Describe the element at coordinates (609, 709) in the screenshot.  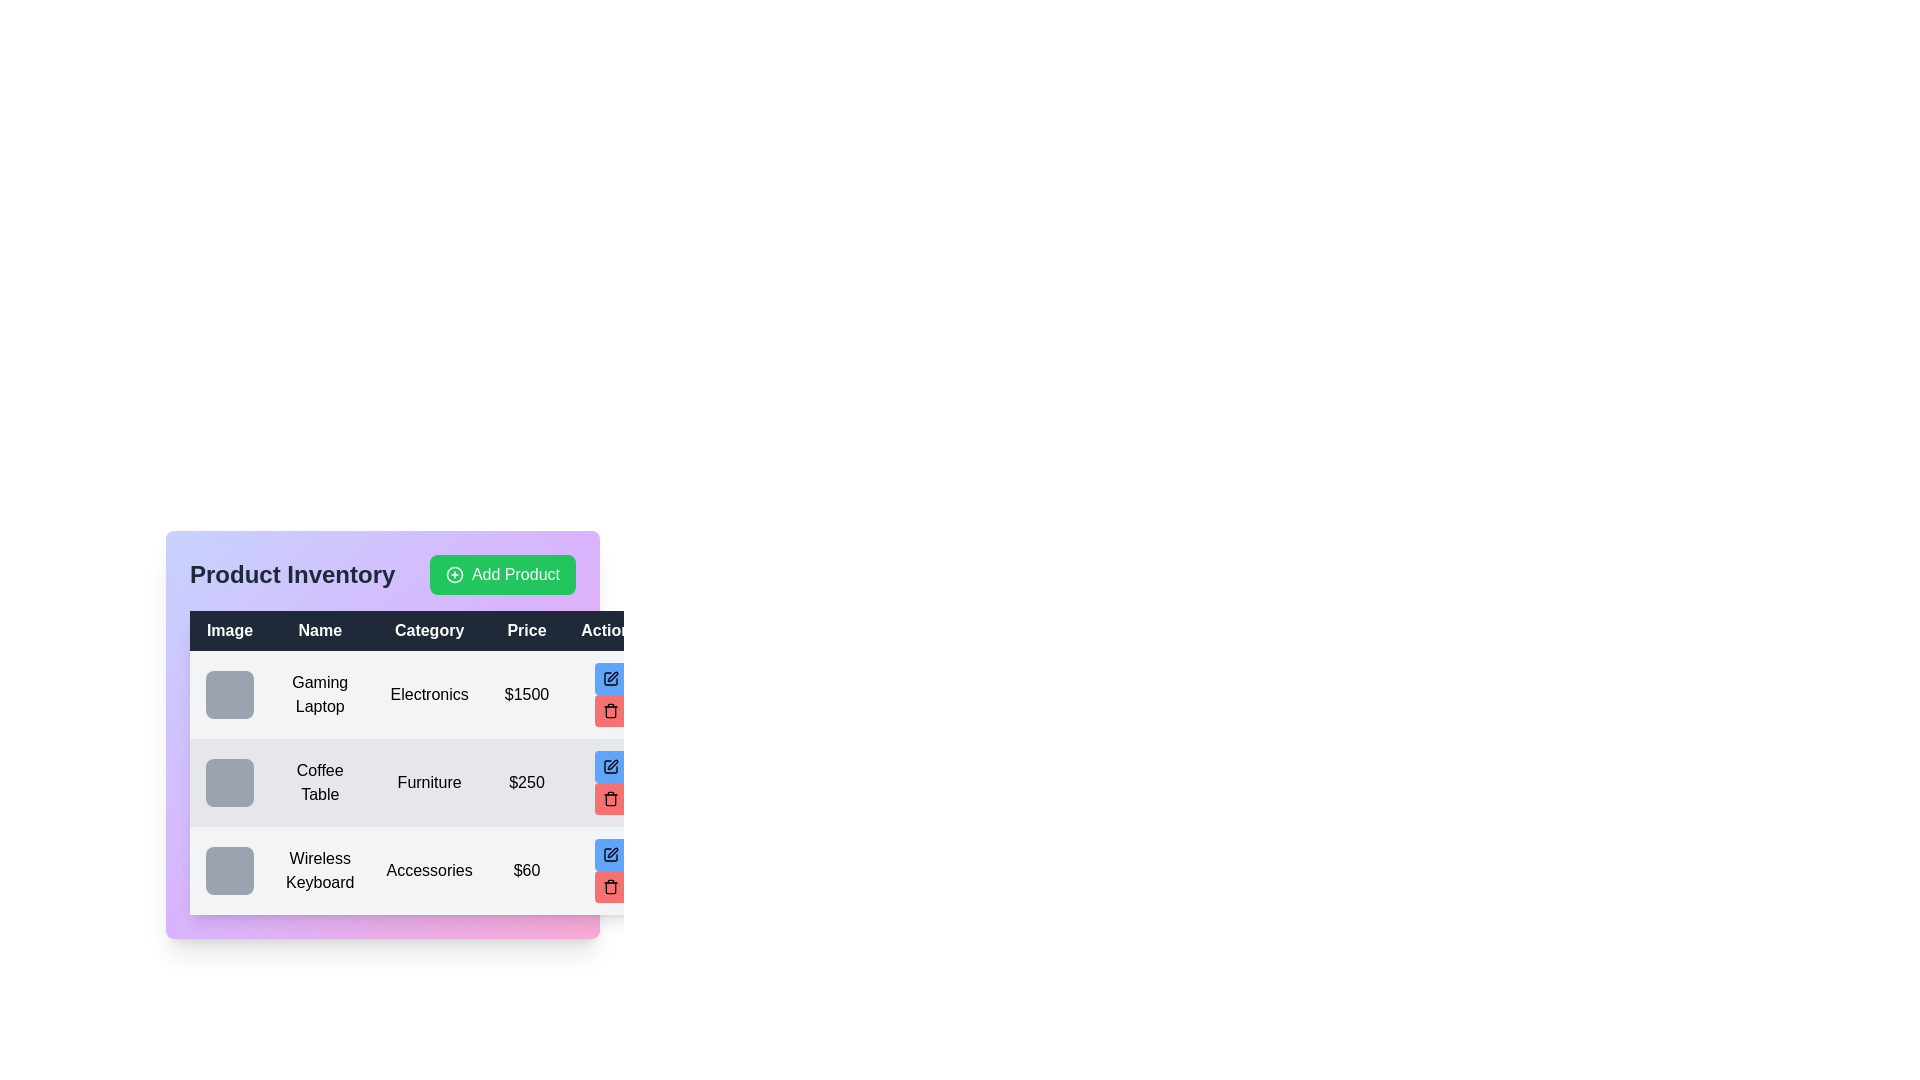
I see `the red delete button with a trash can icon in the actions column of the product inventory table for the 'Gaming Laptop'` at that location.